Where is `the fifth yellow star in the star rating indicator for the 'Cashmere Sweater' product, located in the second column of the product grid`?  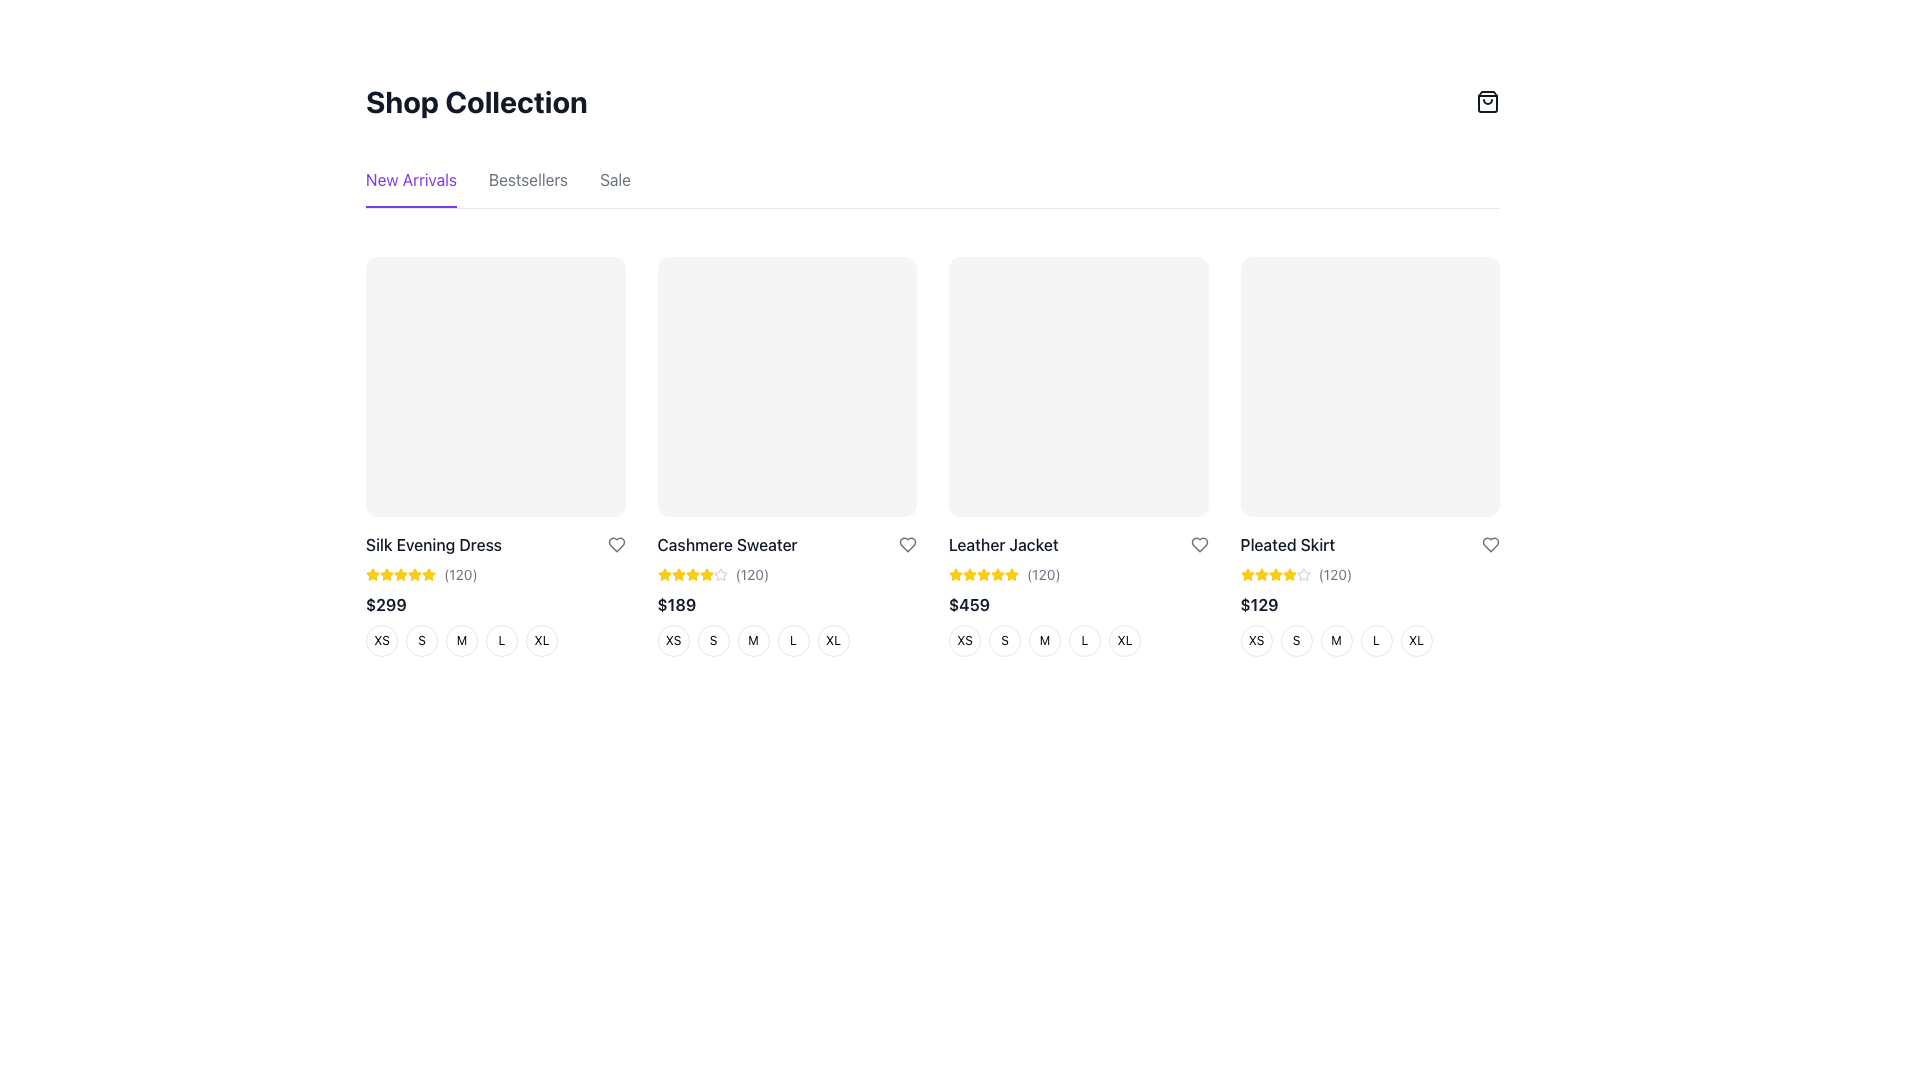 the fifth yellow star in the star rating indicator for the 'Cashmere Sweater' product, located in the second column of the product grid is located at coordinates (706, 574).